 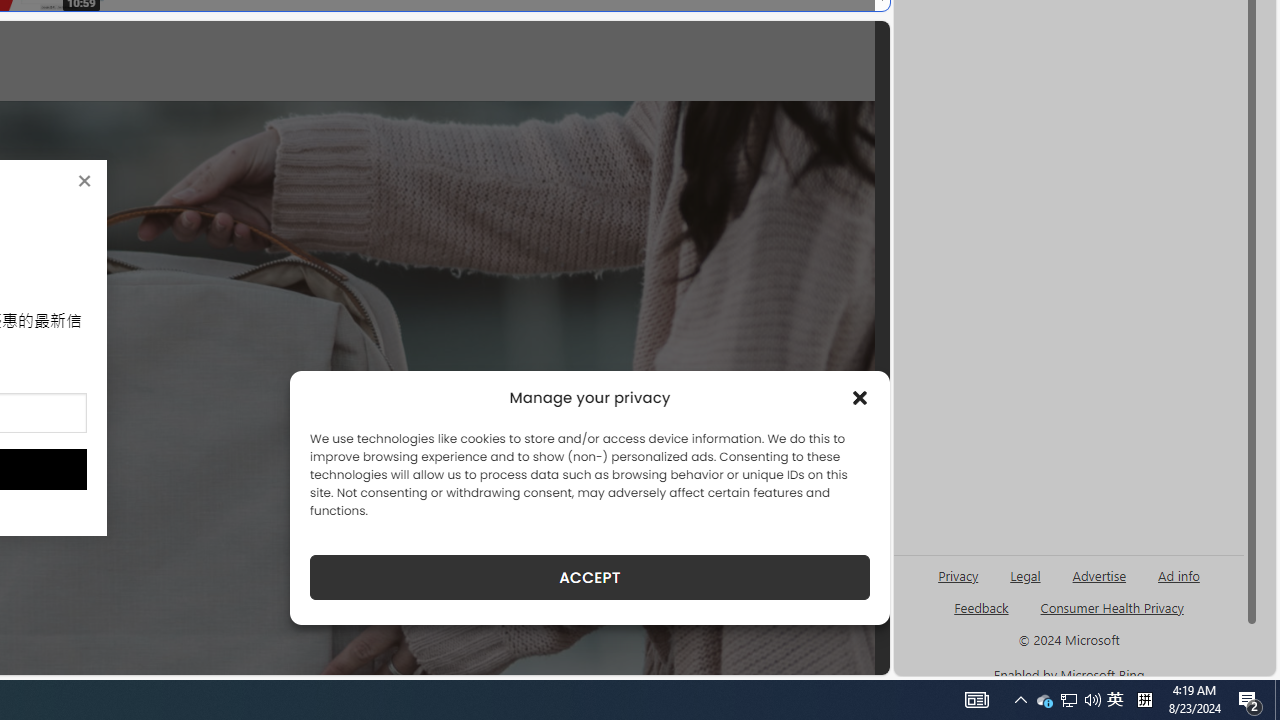 I want to click on 'Tray Input Indicator - Chinese (Simplified, China)', so click(x=1144, y=698).